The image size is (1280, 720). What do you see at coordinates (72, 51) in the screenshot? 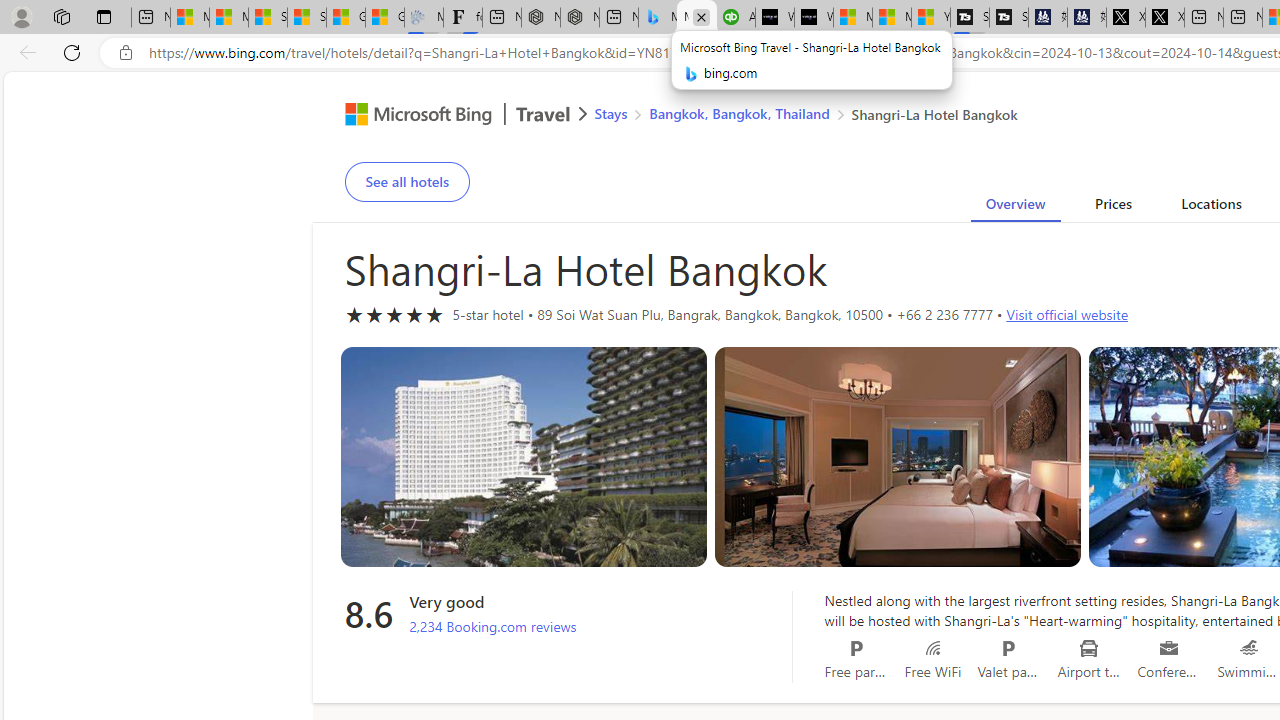
I see `'Refresh'` at bounding box center [72, 51].